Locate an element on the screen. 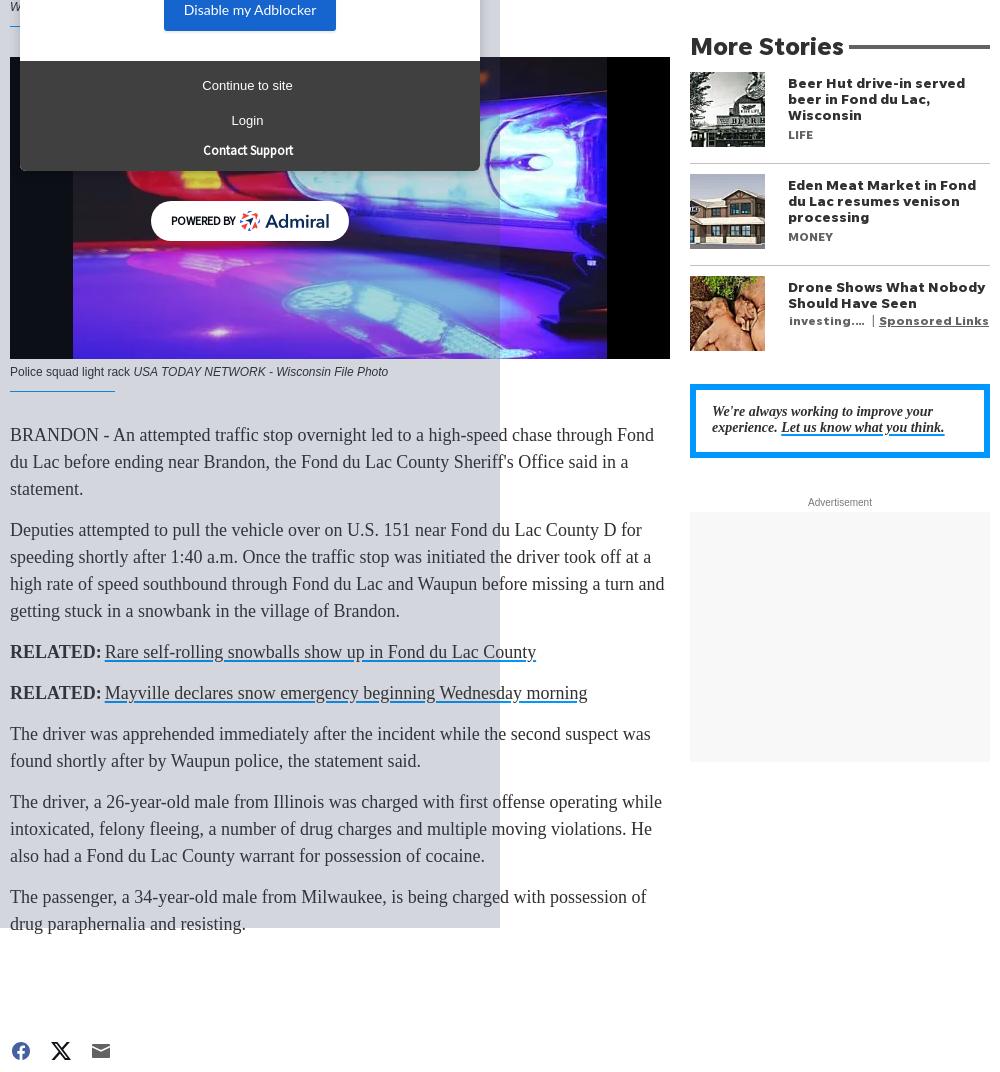 This screenshot has height=1072, width=1000. 'Rare self-rolling snowballs show up in Fond du Lac County' is located at coordinates (319, 651).